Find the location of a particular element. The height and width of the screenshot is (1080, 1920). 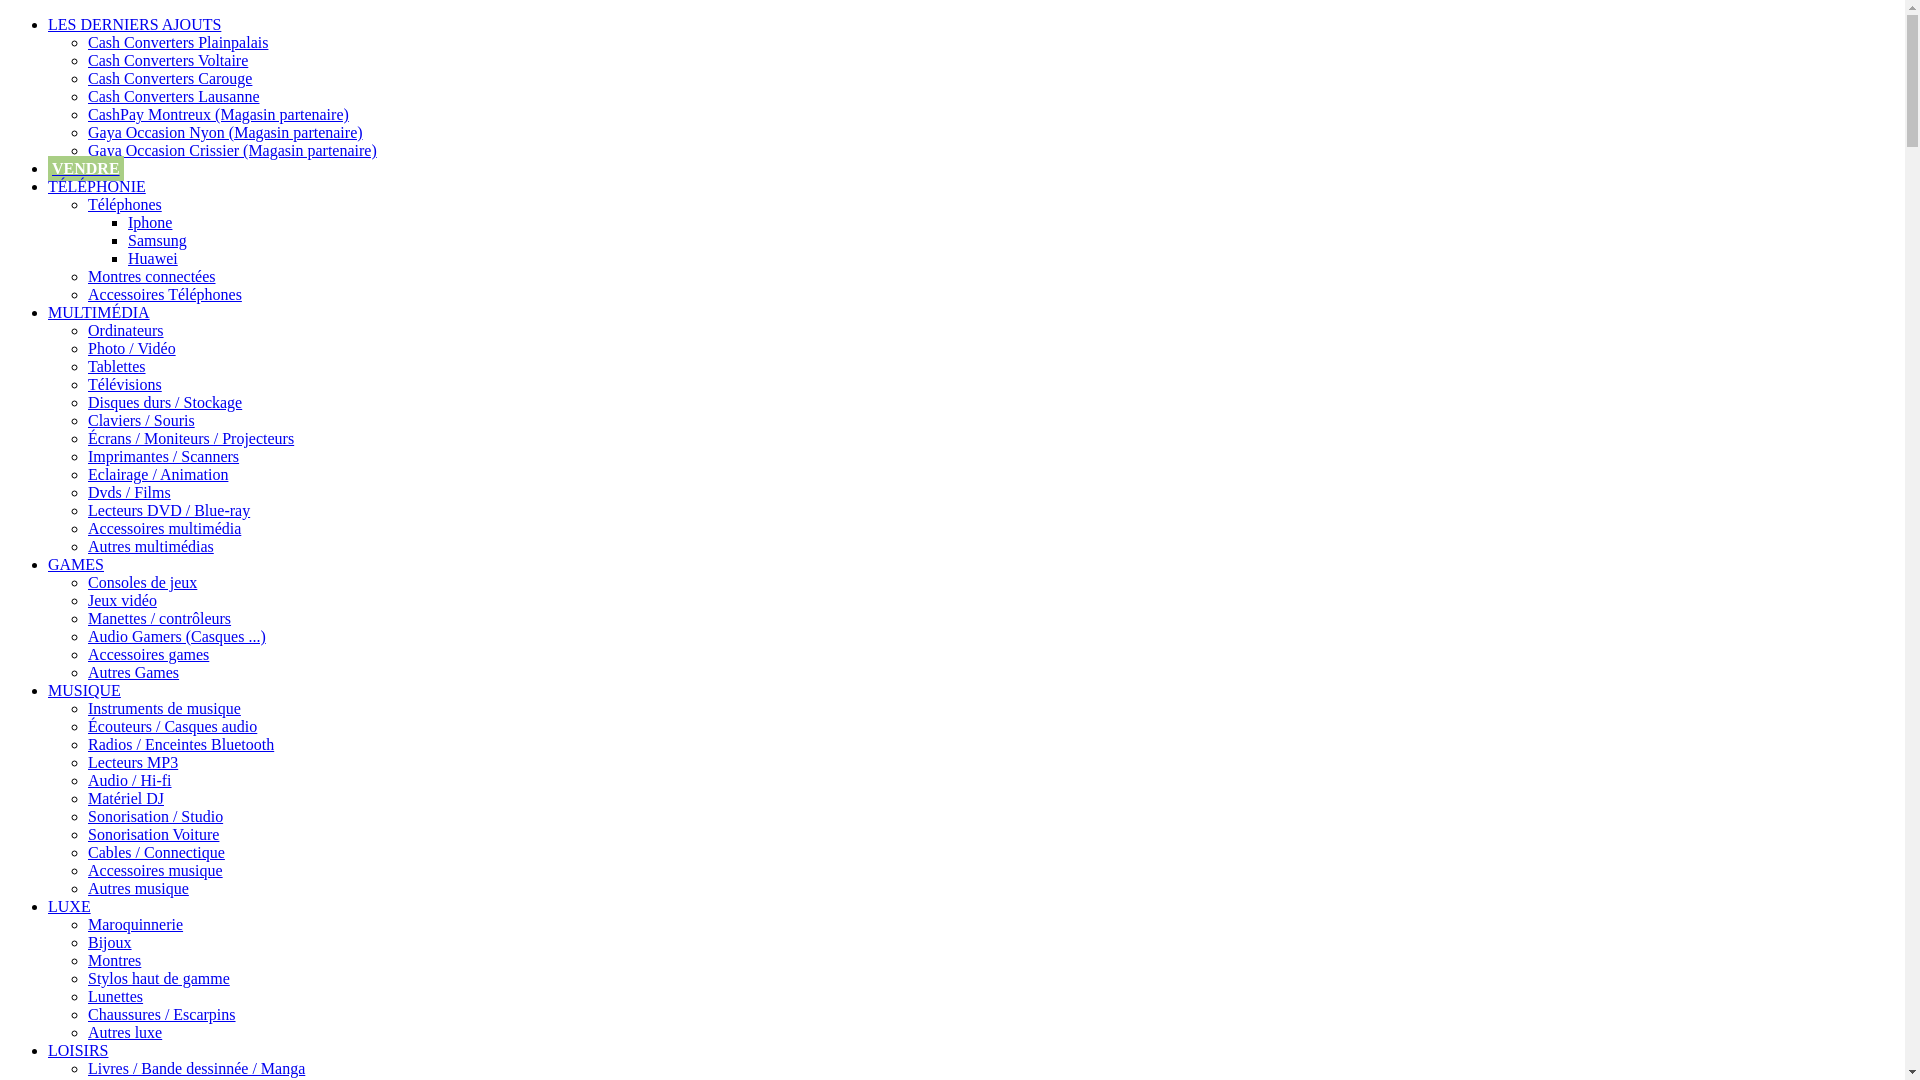

'Radios / Enceintes Bluetooth' is located at coordinates (86, 744).